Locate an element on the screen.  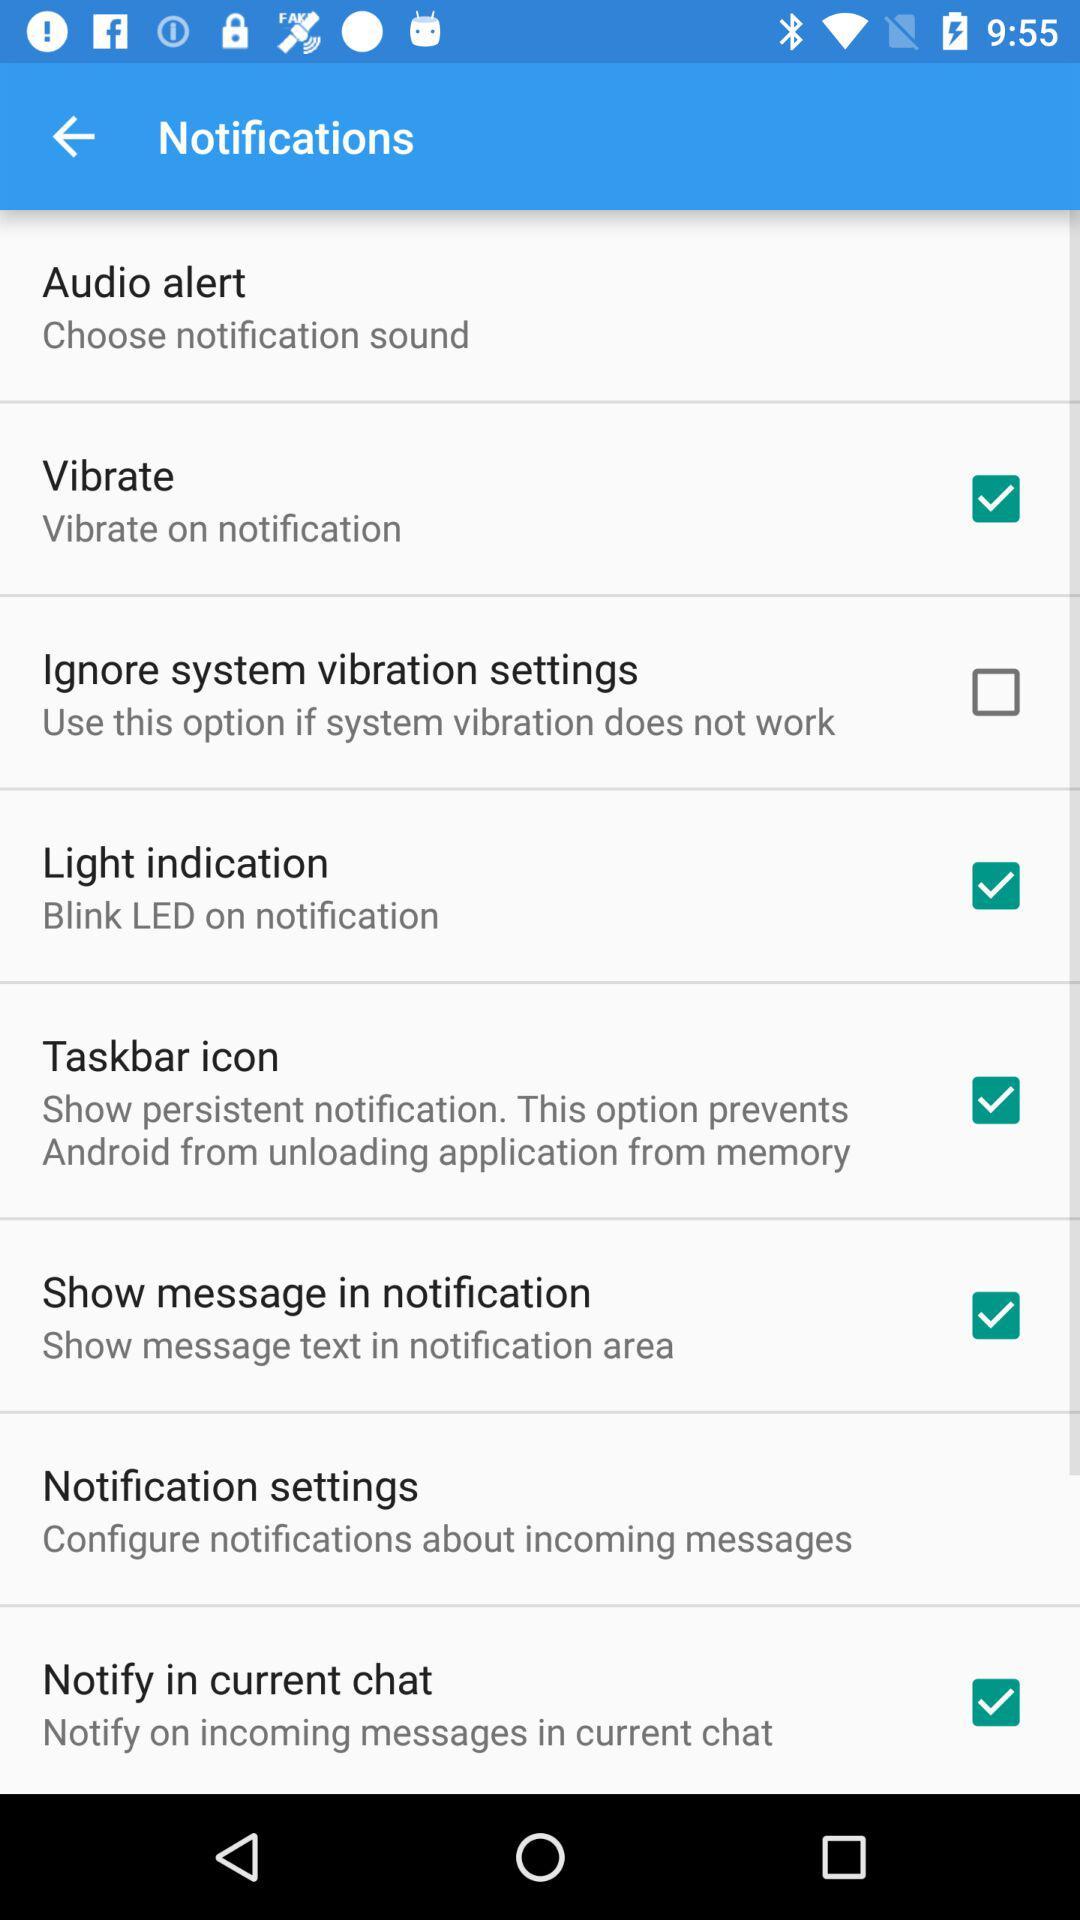
item below the blink led on icon is located at coordinates (159, 1053).